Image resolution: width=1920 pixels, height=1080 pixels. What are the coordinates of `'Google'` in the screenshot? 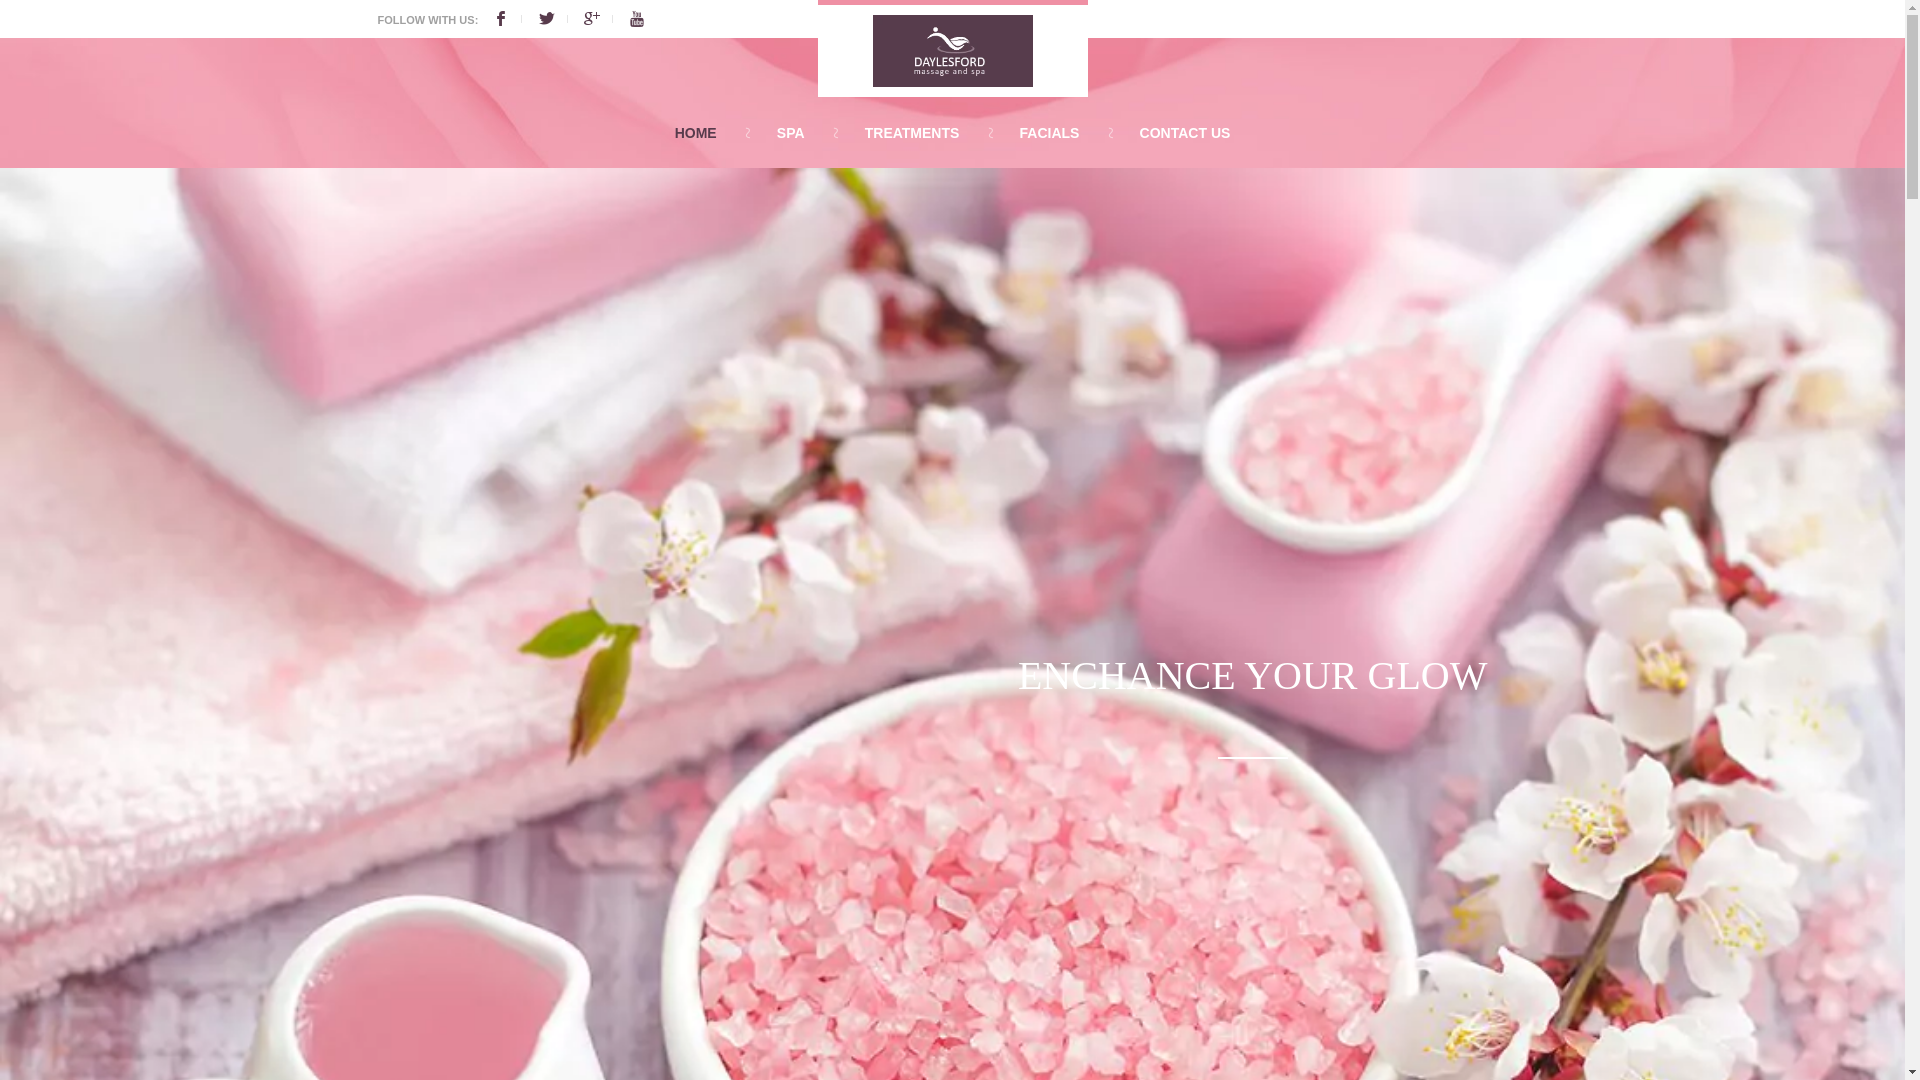 It's located at (603, 19).